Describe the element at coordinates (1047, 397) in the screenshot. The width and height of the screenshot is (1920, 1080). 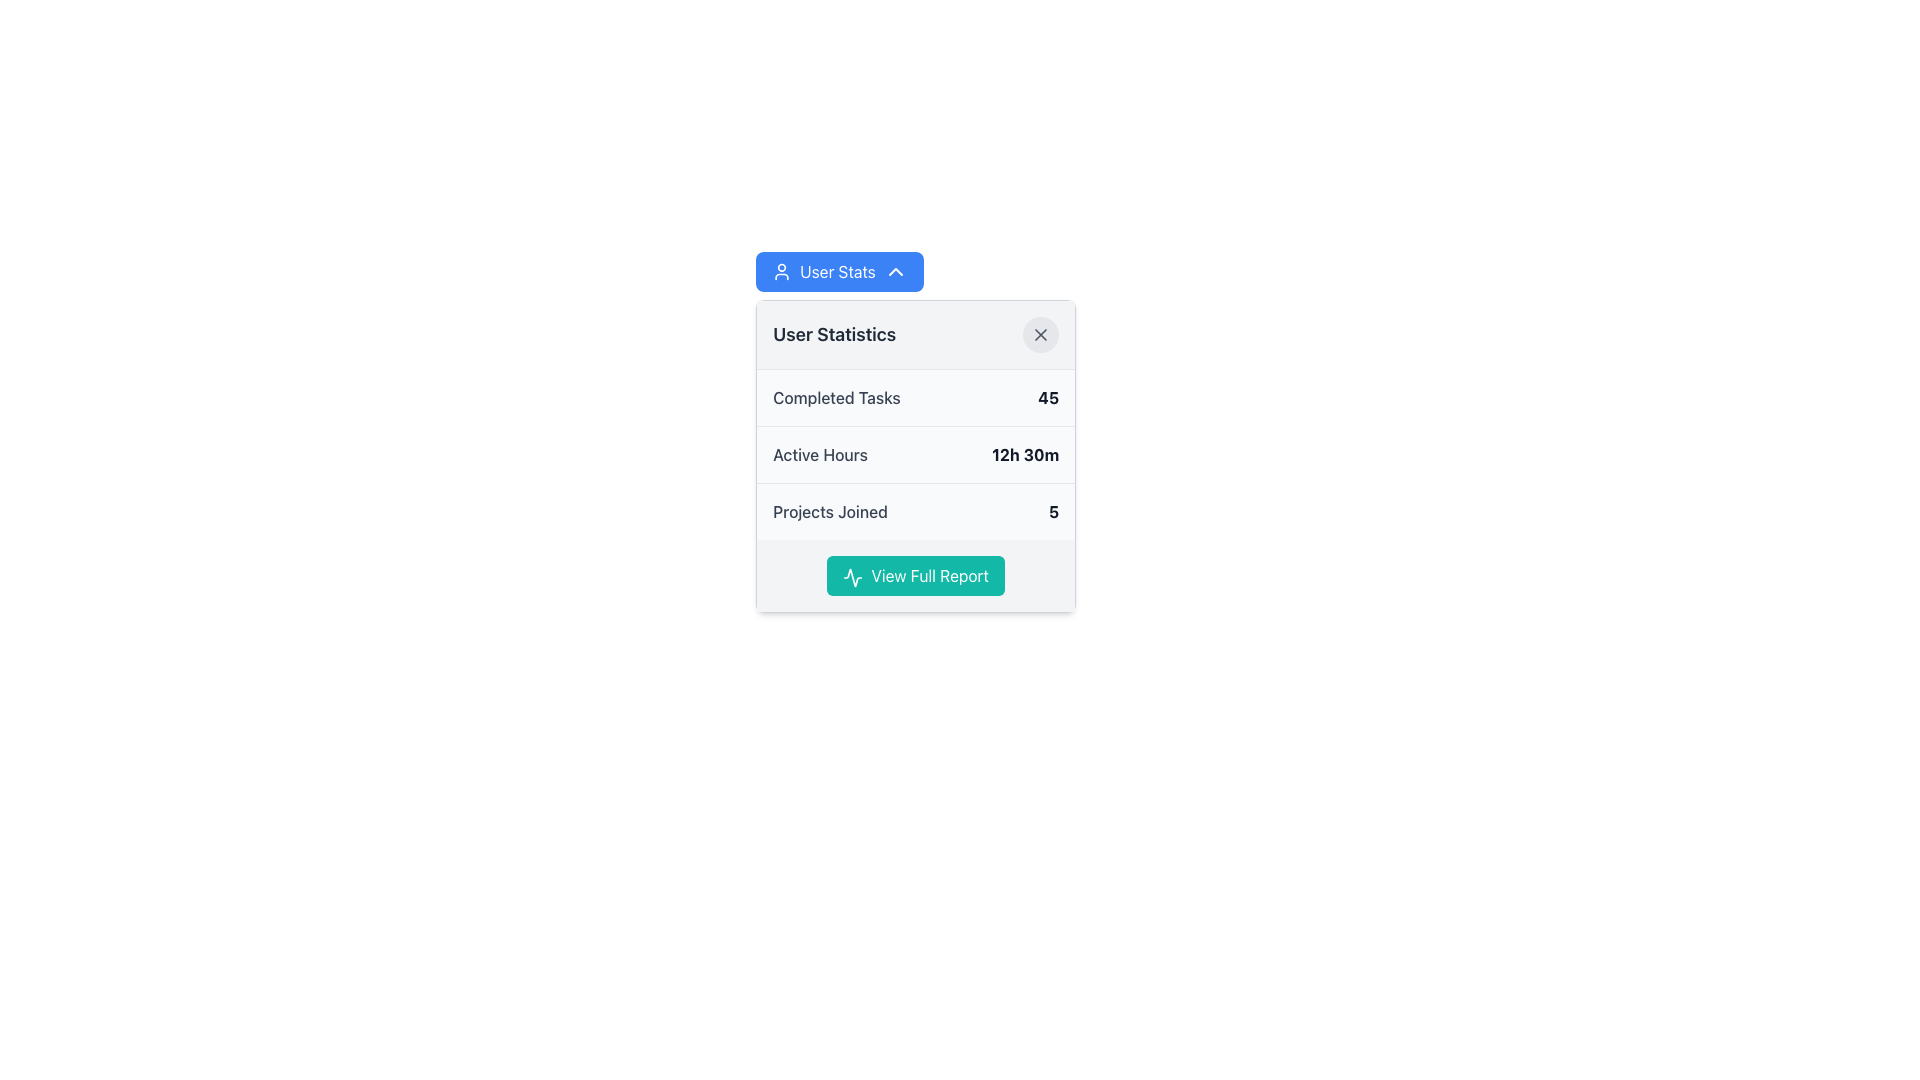
I see `the static text label displaying the number '45' in bold, dark gray text, which is located within the 'User Statistics' card adjacent to the label 'Completed Tasks'` at that location.